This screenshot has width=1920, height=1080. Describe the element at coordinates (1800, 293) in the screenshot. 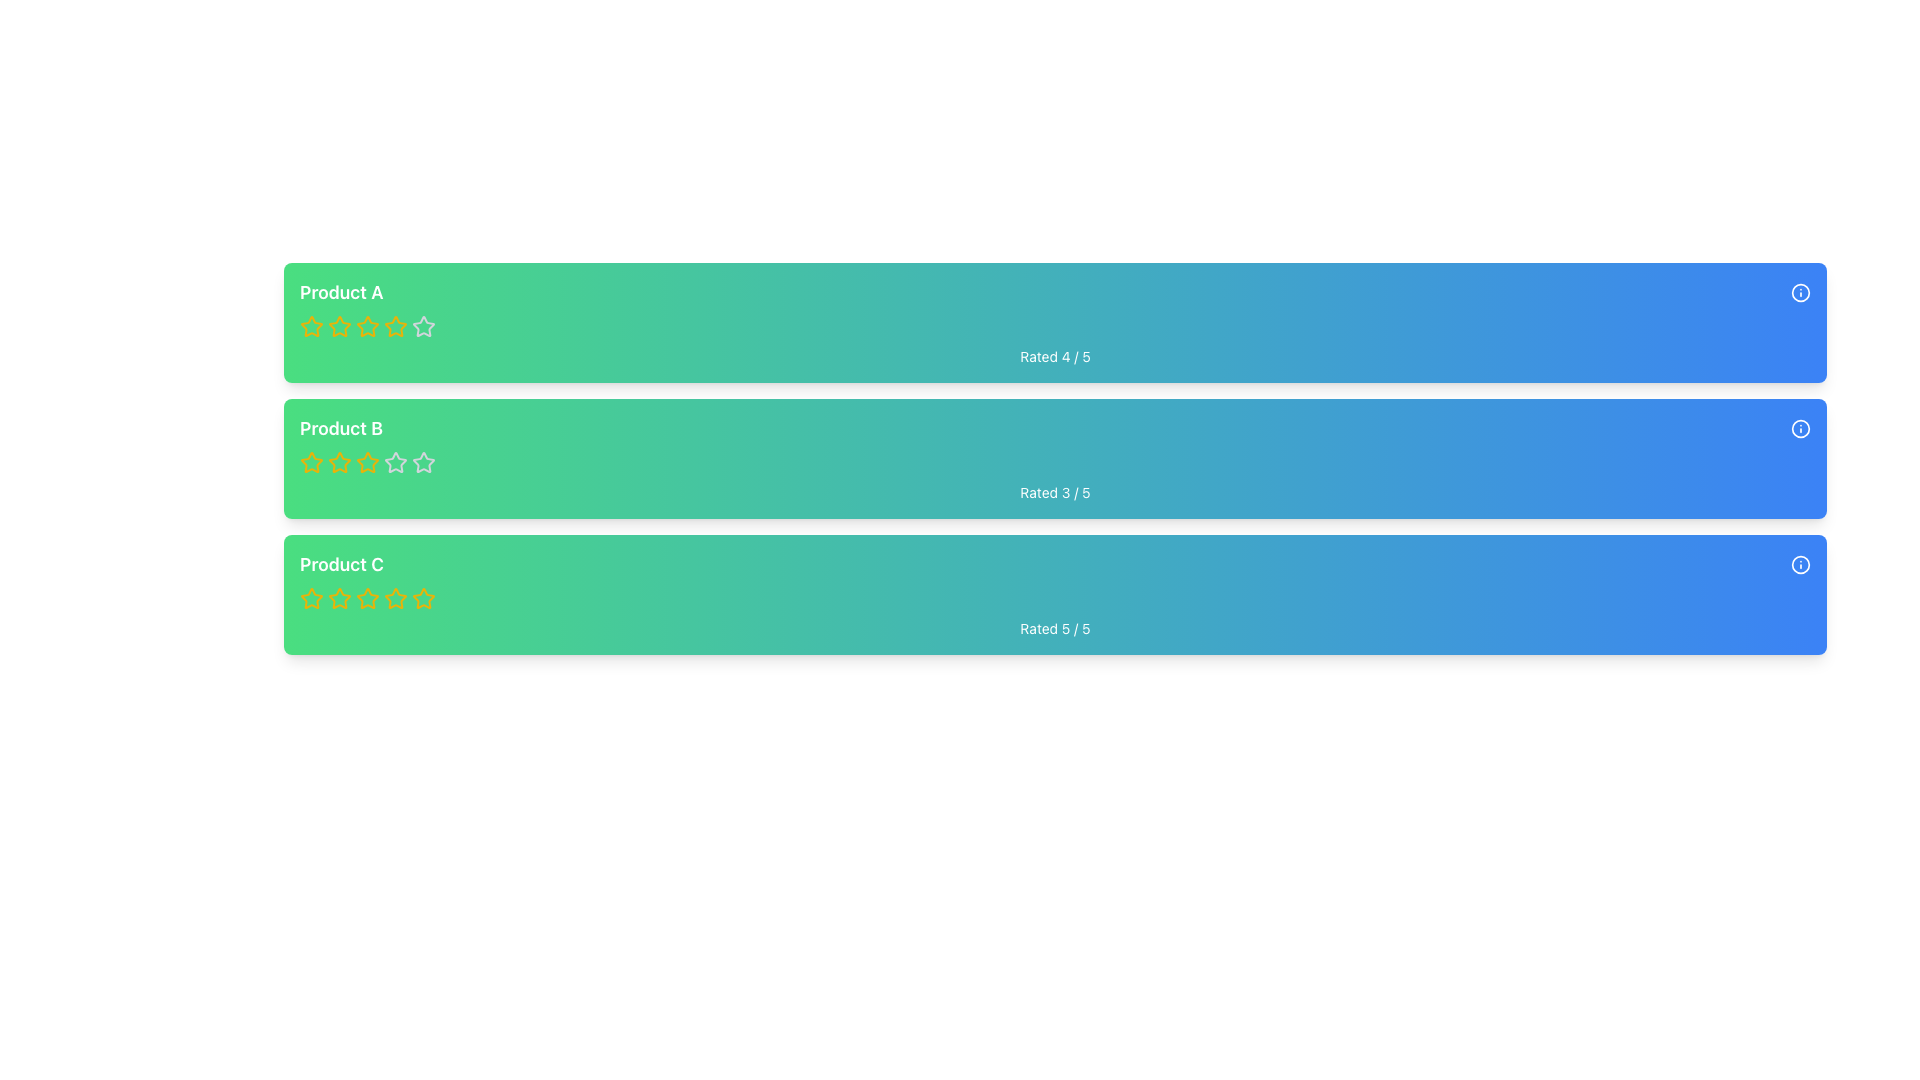

I see `the Circle graphical element within the SVG, which serves as a part of an icon indicating further details or actions, located at the far right of the topmost item in a vertically stacked list of product ratings` at that location.